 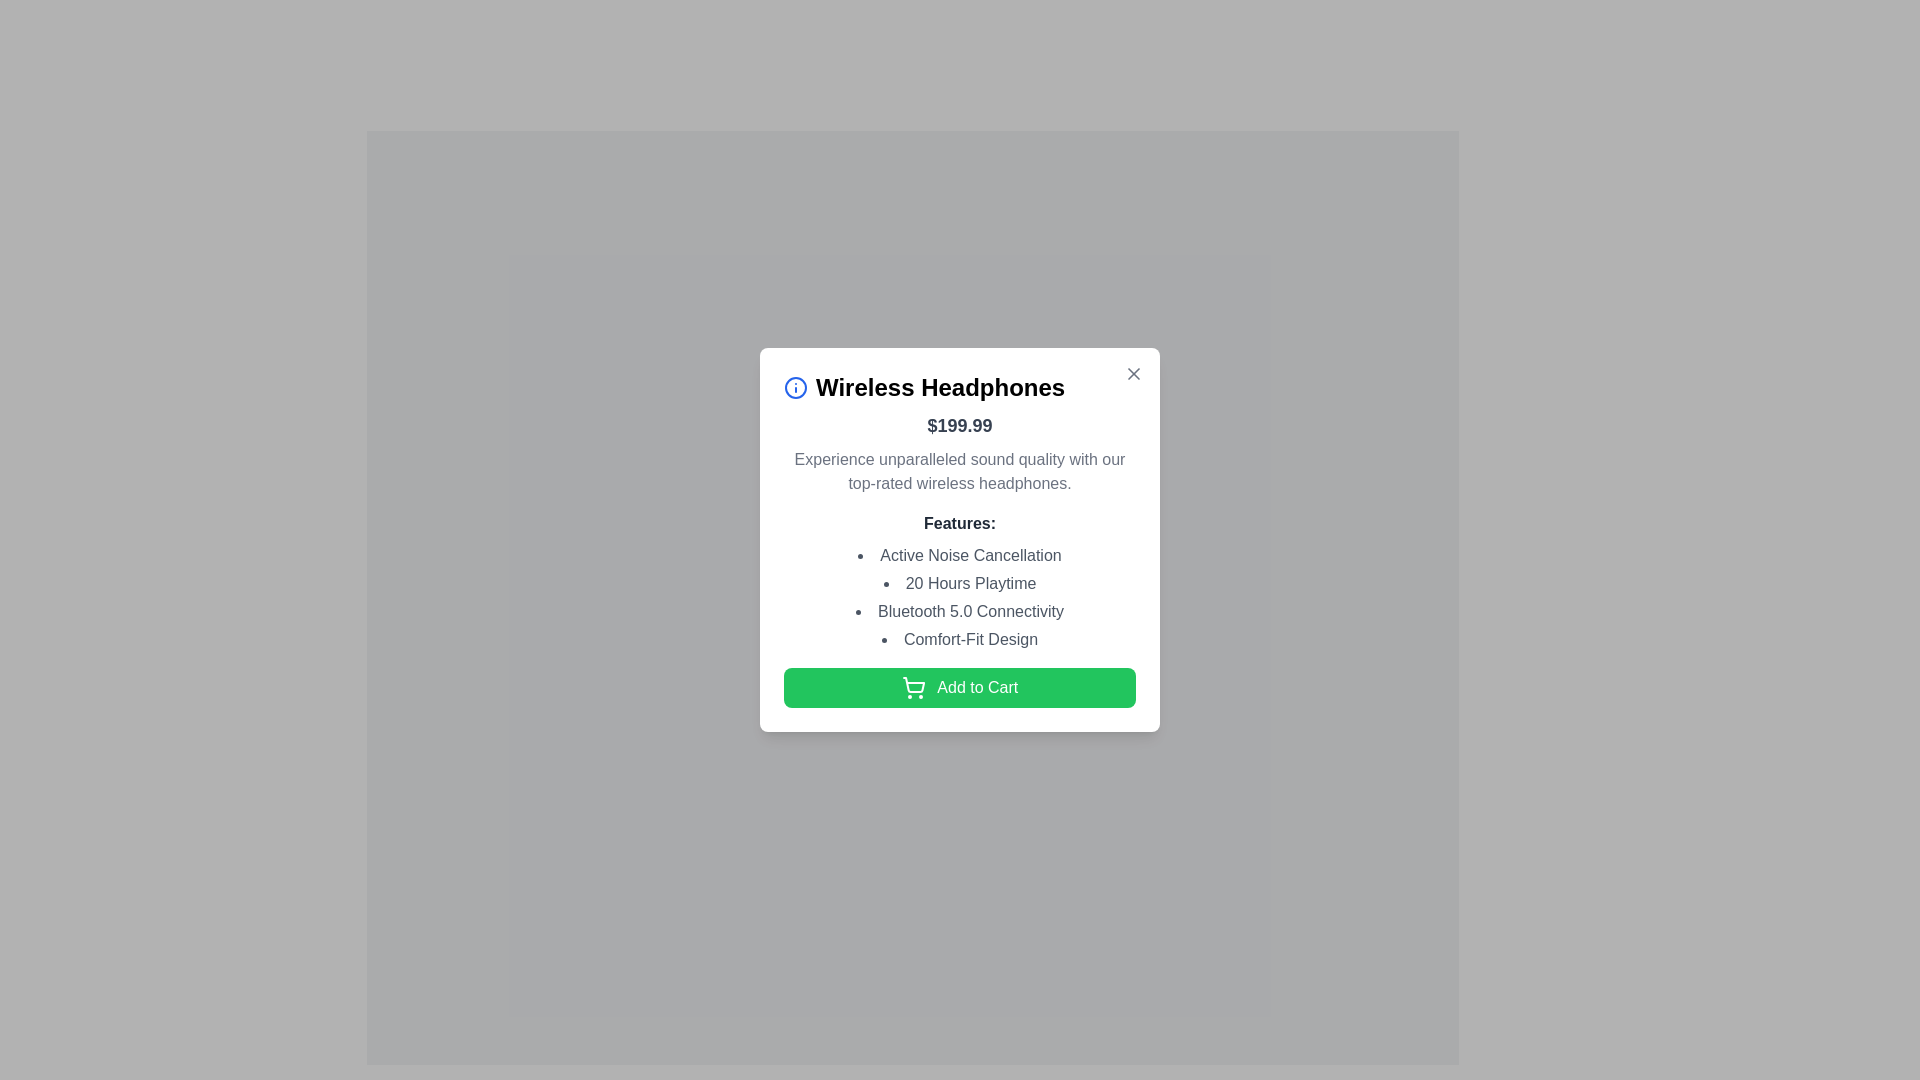 What do you see at coordinates (960, 596) in the screenshot?
I see `list of features presented in bullet points under the 'Features:' heading in the card about 'Wireless Headphones'` at bounding box center [960, 596].